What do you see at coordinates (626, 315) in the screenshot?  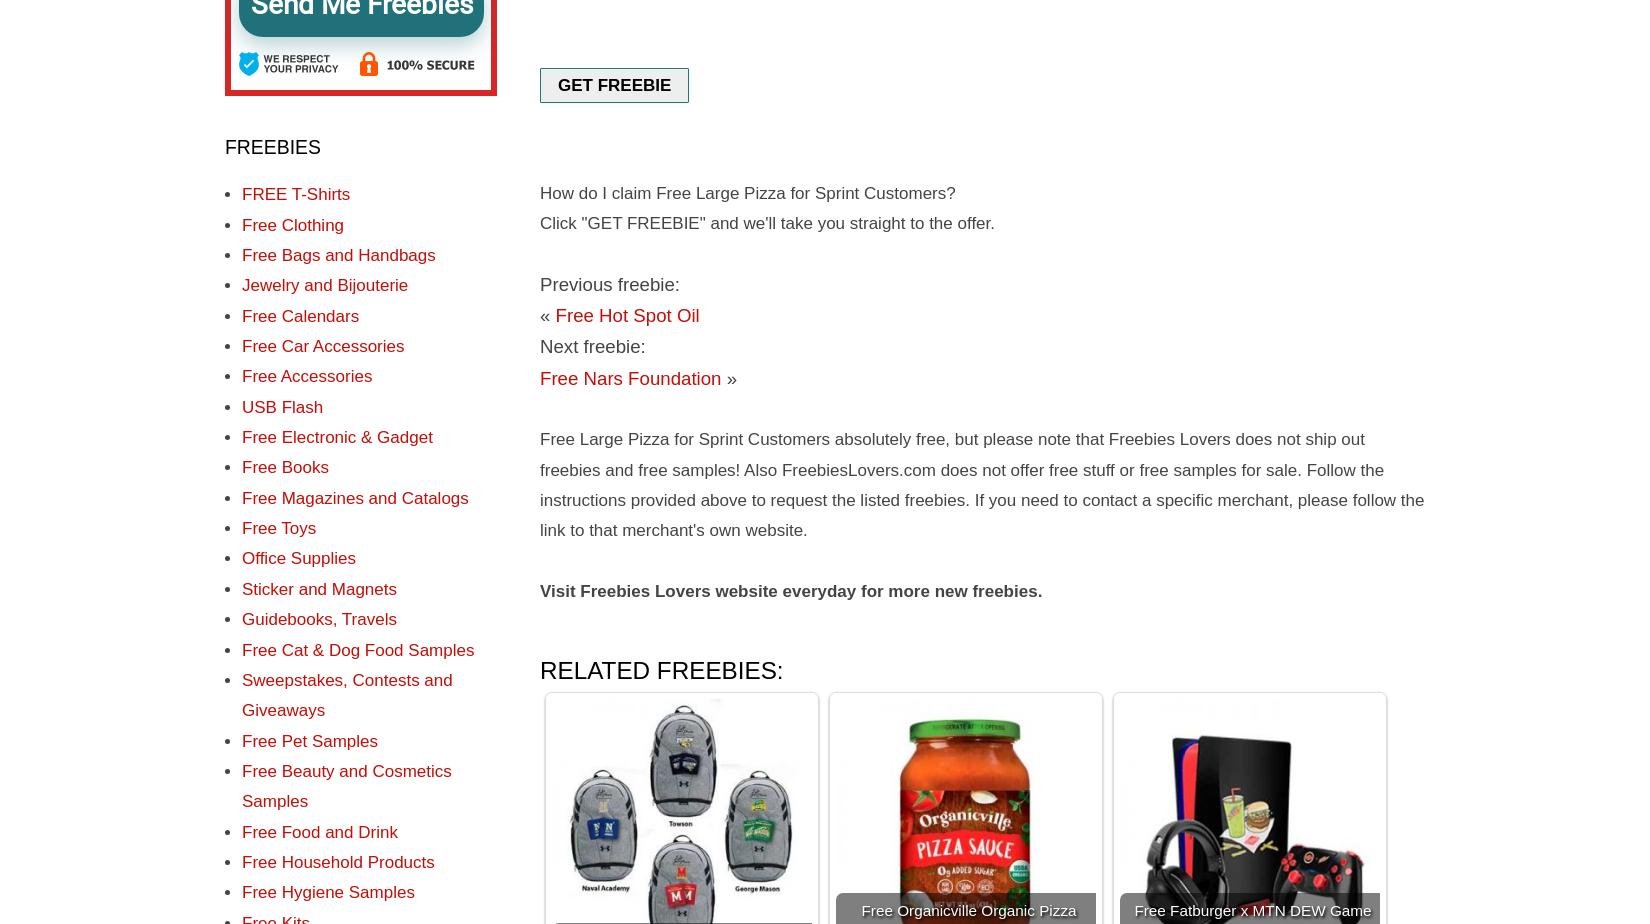 I see `'Free Hot Spot Oil'` at bounding box center [626, 315].